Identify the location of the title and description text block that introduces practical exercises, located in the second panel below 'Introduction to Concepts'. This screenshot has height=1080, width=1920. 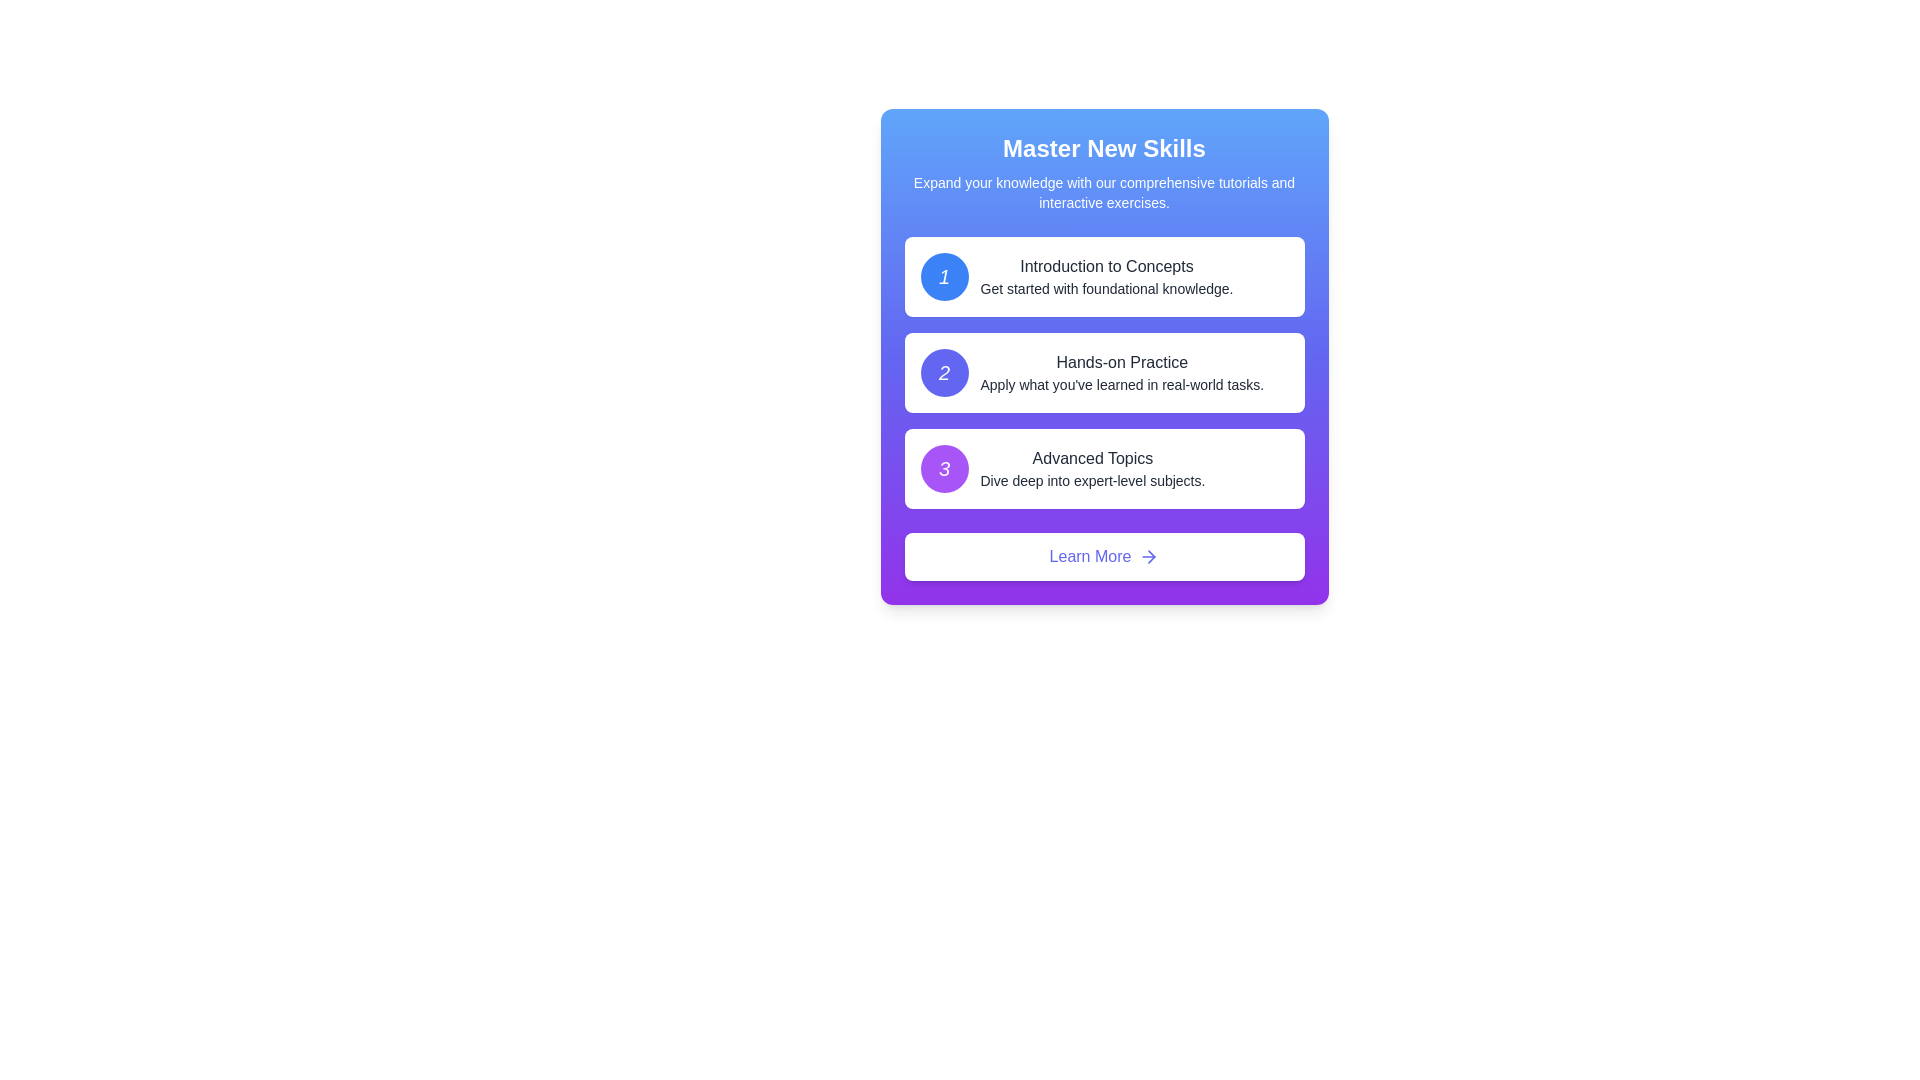
(1122, 373).